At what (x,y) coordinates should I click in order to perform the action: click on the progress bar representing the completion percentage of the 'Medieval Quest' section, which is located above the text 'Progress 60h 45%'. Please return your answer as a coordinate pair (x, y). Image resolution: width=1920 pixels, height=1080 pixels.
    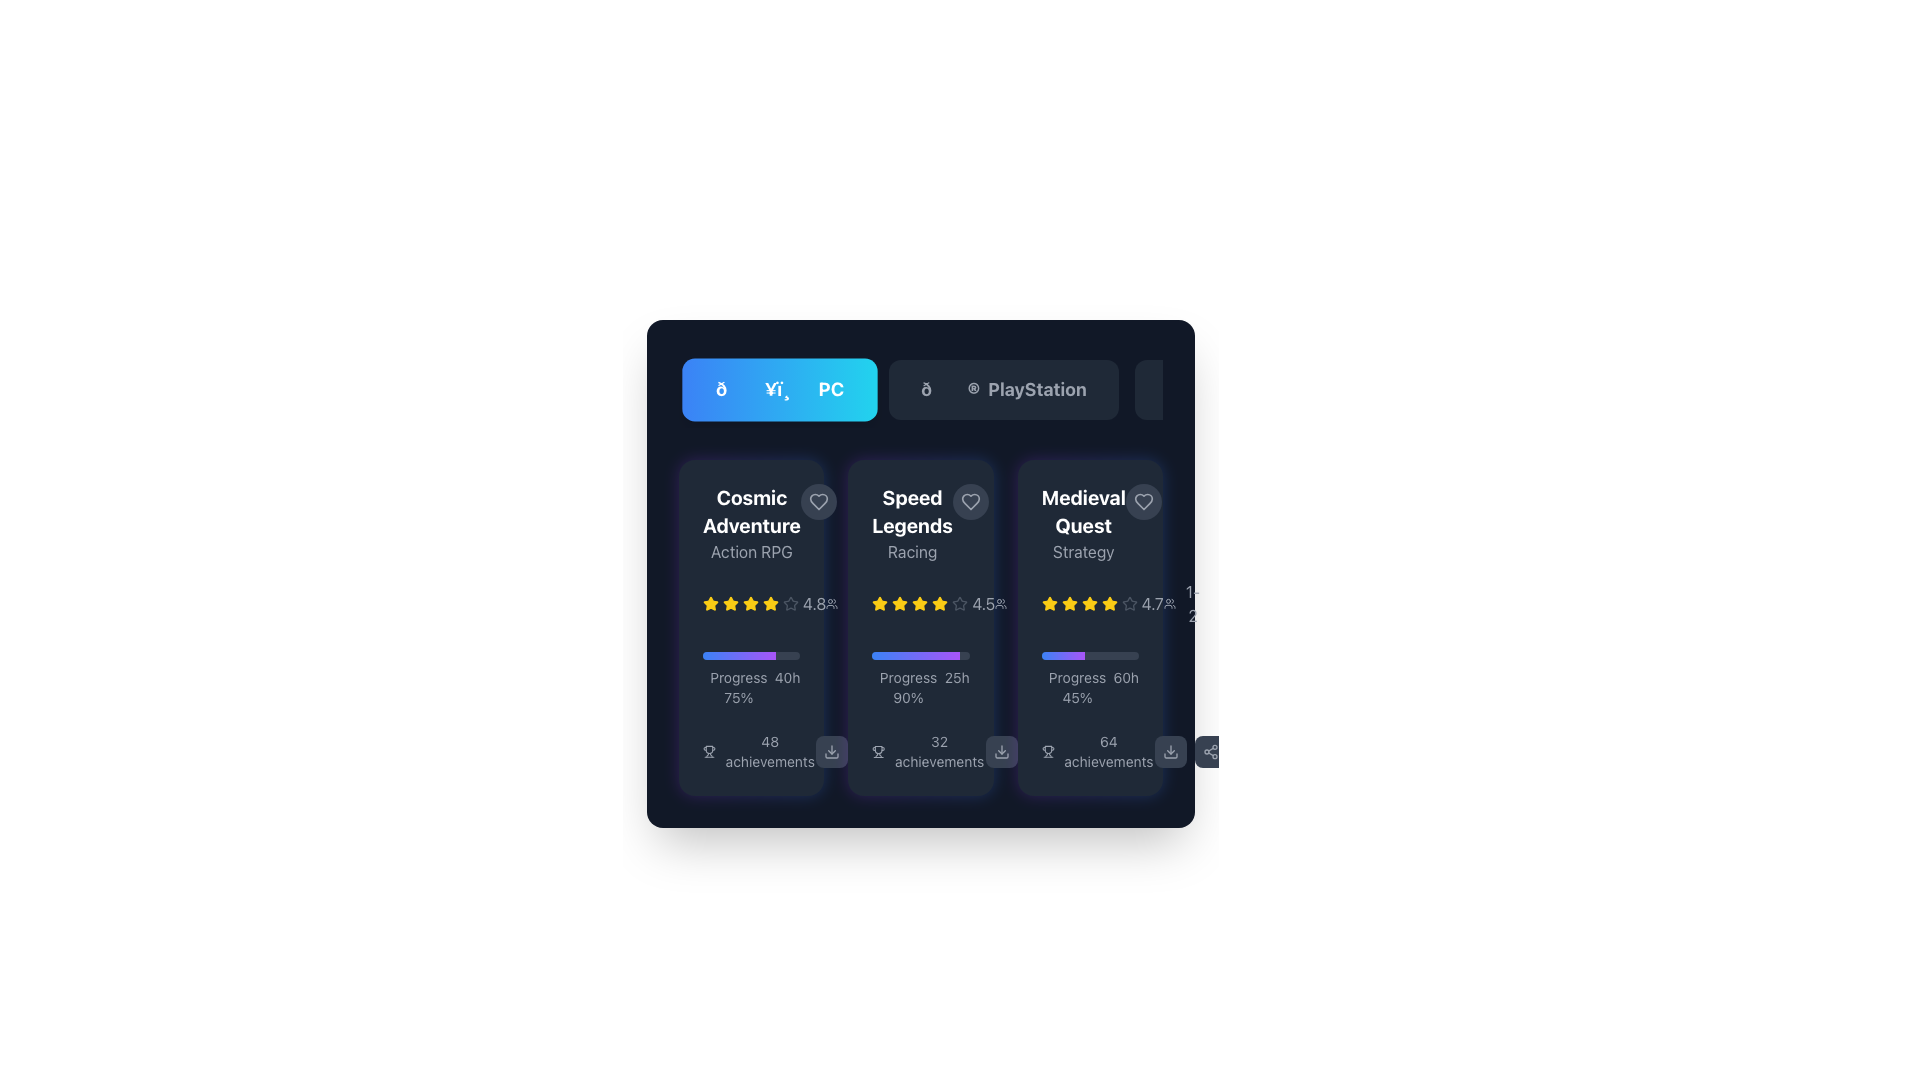
    Looking at the image, I should click on (1089, 655).